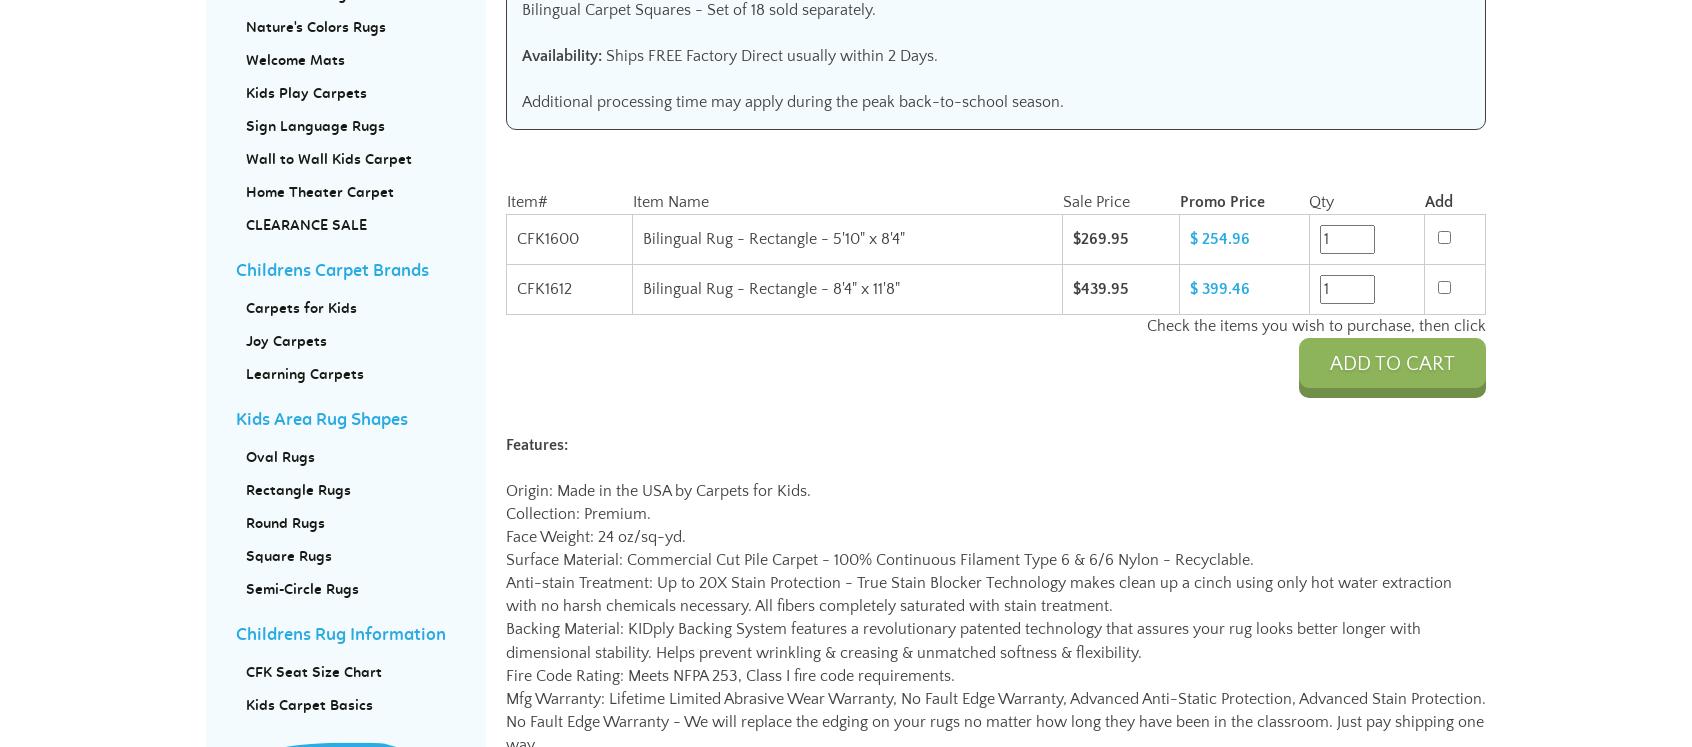 The width and height of the screenshot is (1692, 747). I want to click on '$269.95', so click(1100, 237).